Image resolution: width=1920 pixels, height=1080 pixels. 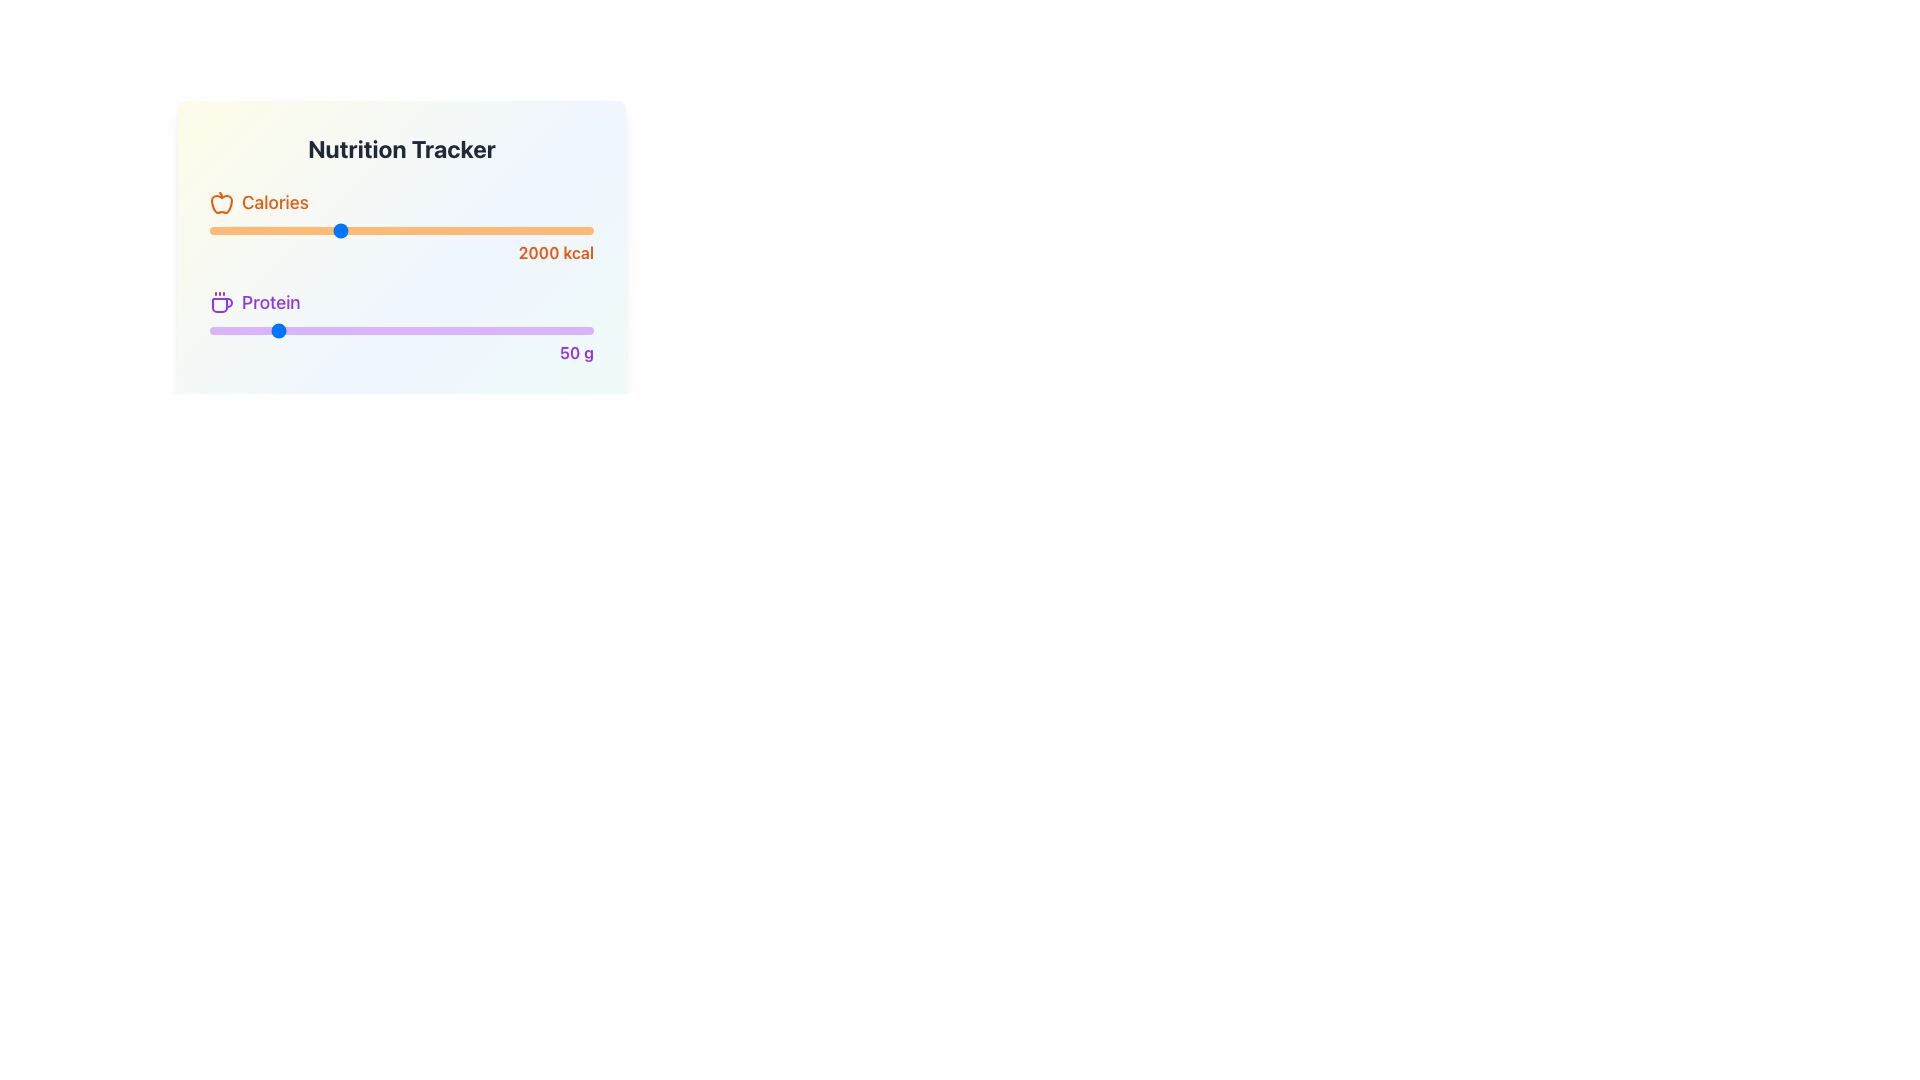 I want to click on protein quantity, so click(x=359, y=330).